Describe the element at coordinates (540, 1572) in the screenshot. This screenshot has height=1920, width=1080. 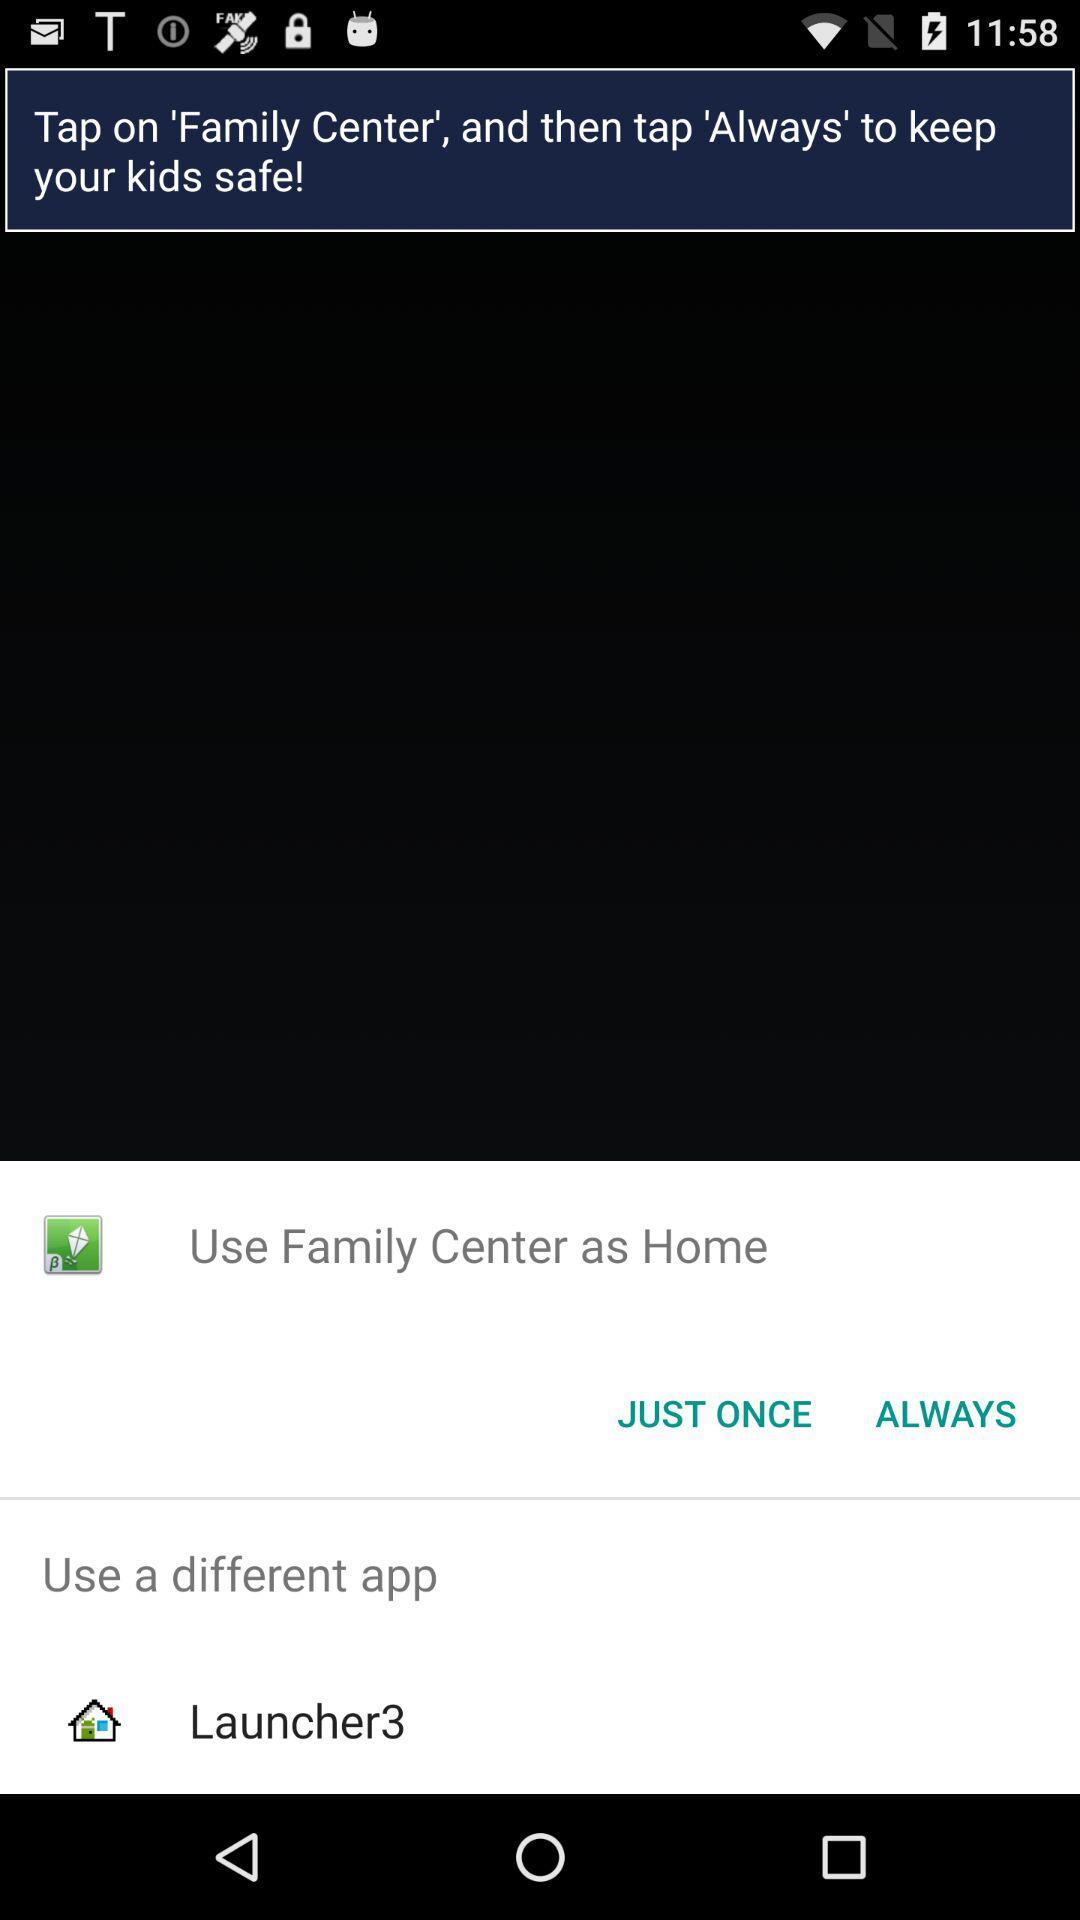
I see `the use a different app` at that location.